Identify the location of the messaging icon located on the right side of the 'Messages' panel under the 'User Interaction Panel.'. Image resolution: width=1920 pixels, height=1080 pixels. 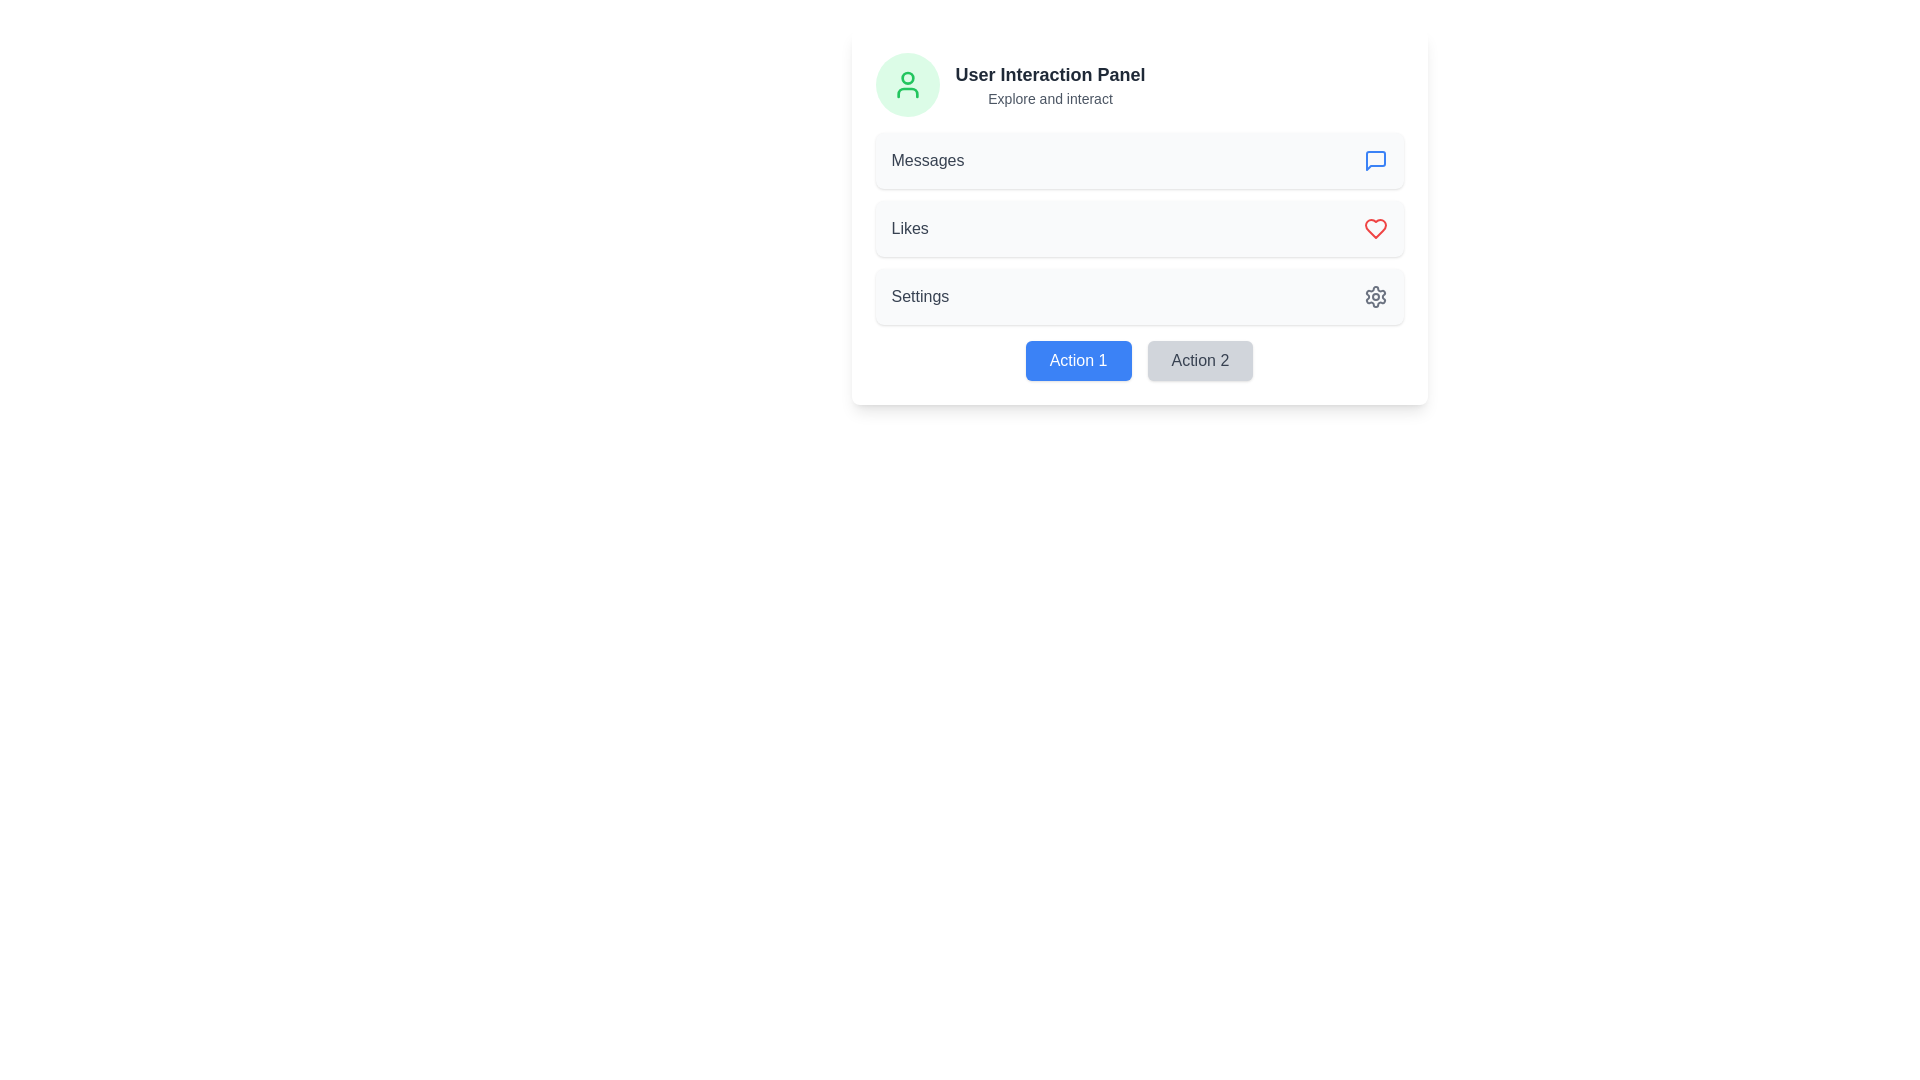
(1374, 160).